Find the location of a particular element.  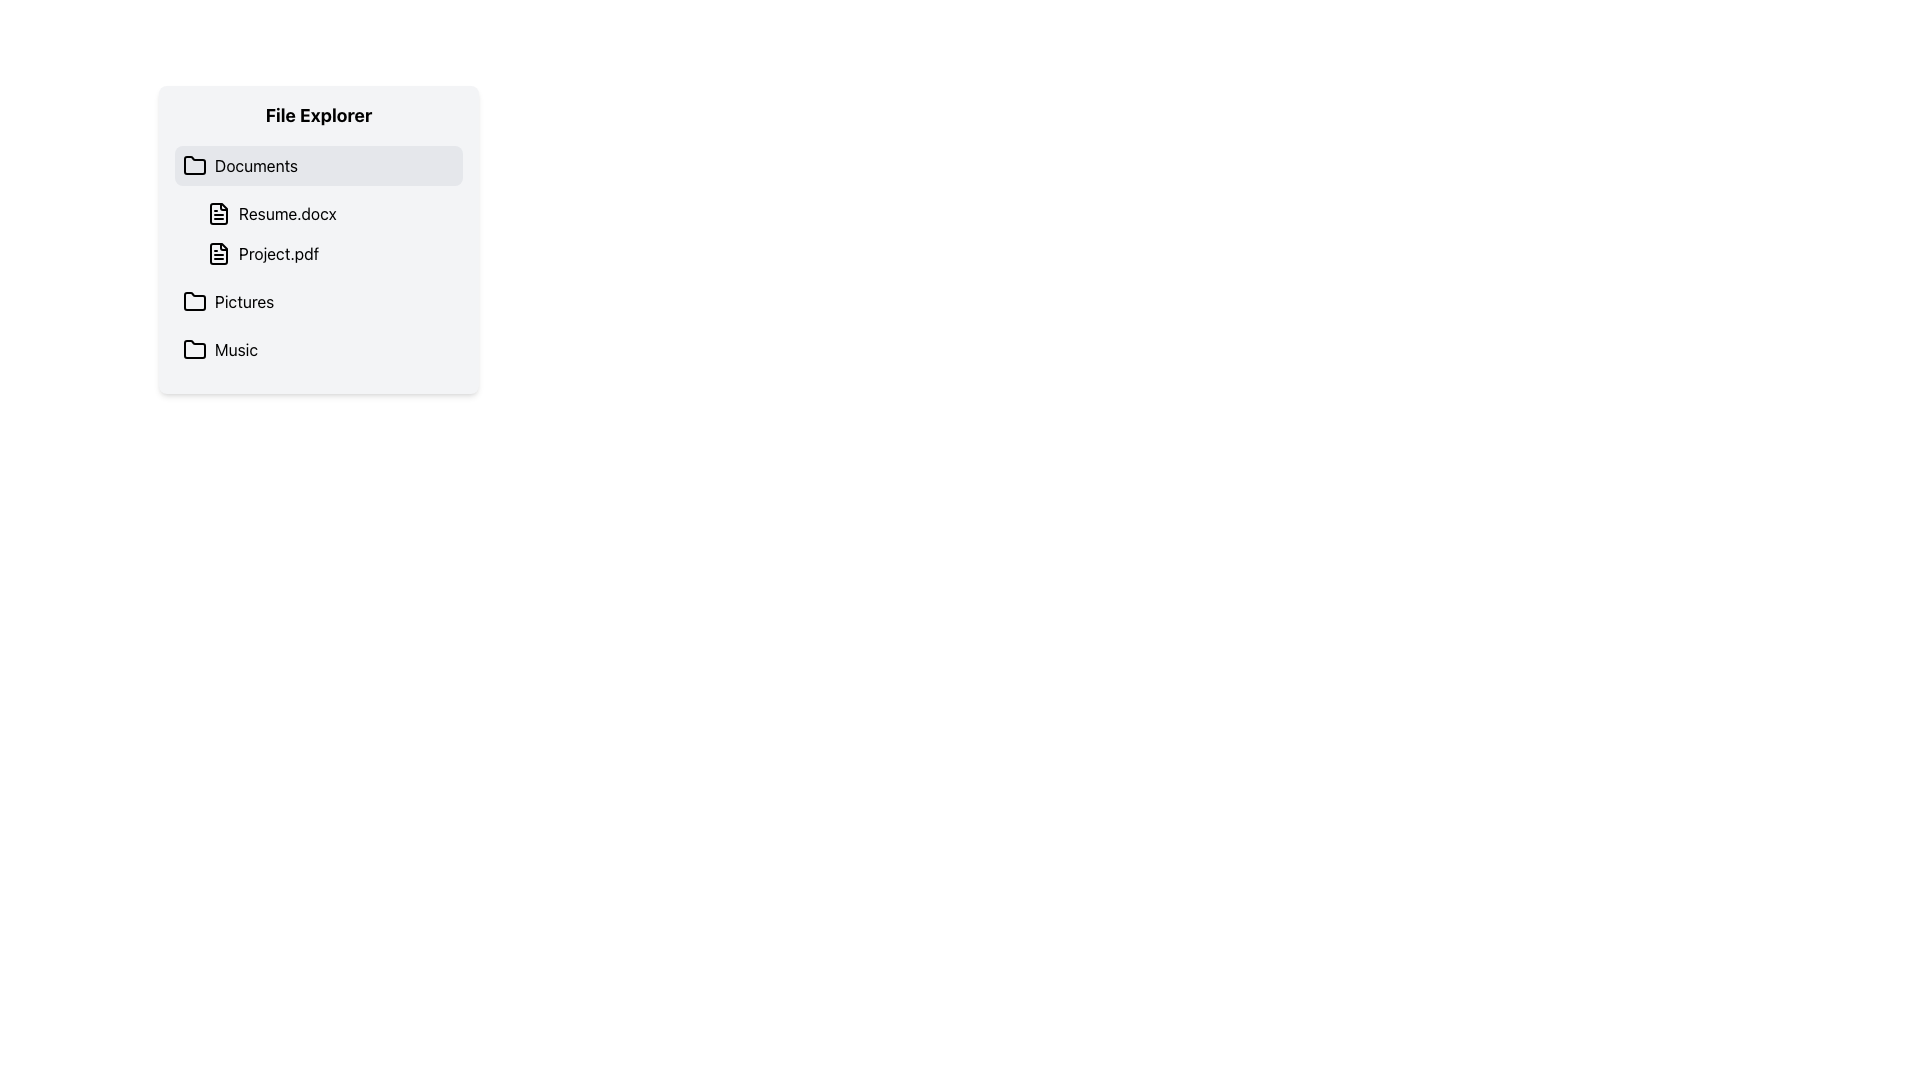

to select the file entry for 'Project.pdf', which is the second item in the file list under the 'Documents' folder is located at coordinates (331, 253).